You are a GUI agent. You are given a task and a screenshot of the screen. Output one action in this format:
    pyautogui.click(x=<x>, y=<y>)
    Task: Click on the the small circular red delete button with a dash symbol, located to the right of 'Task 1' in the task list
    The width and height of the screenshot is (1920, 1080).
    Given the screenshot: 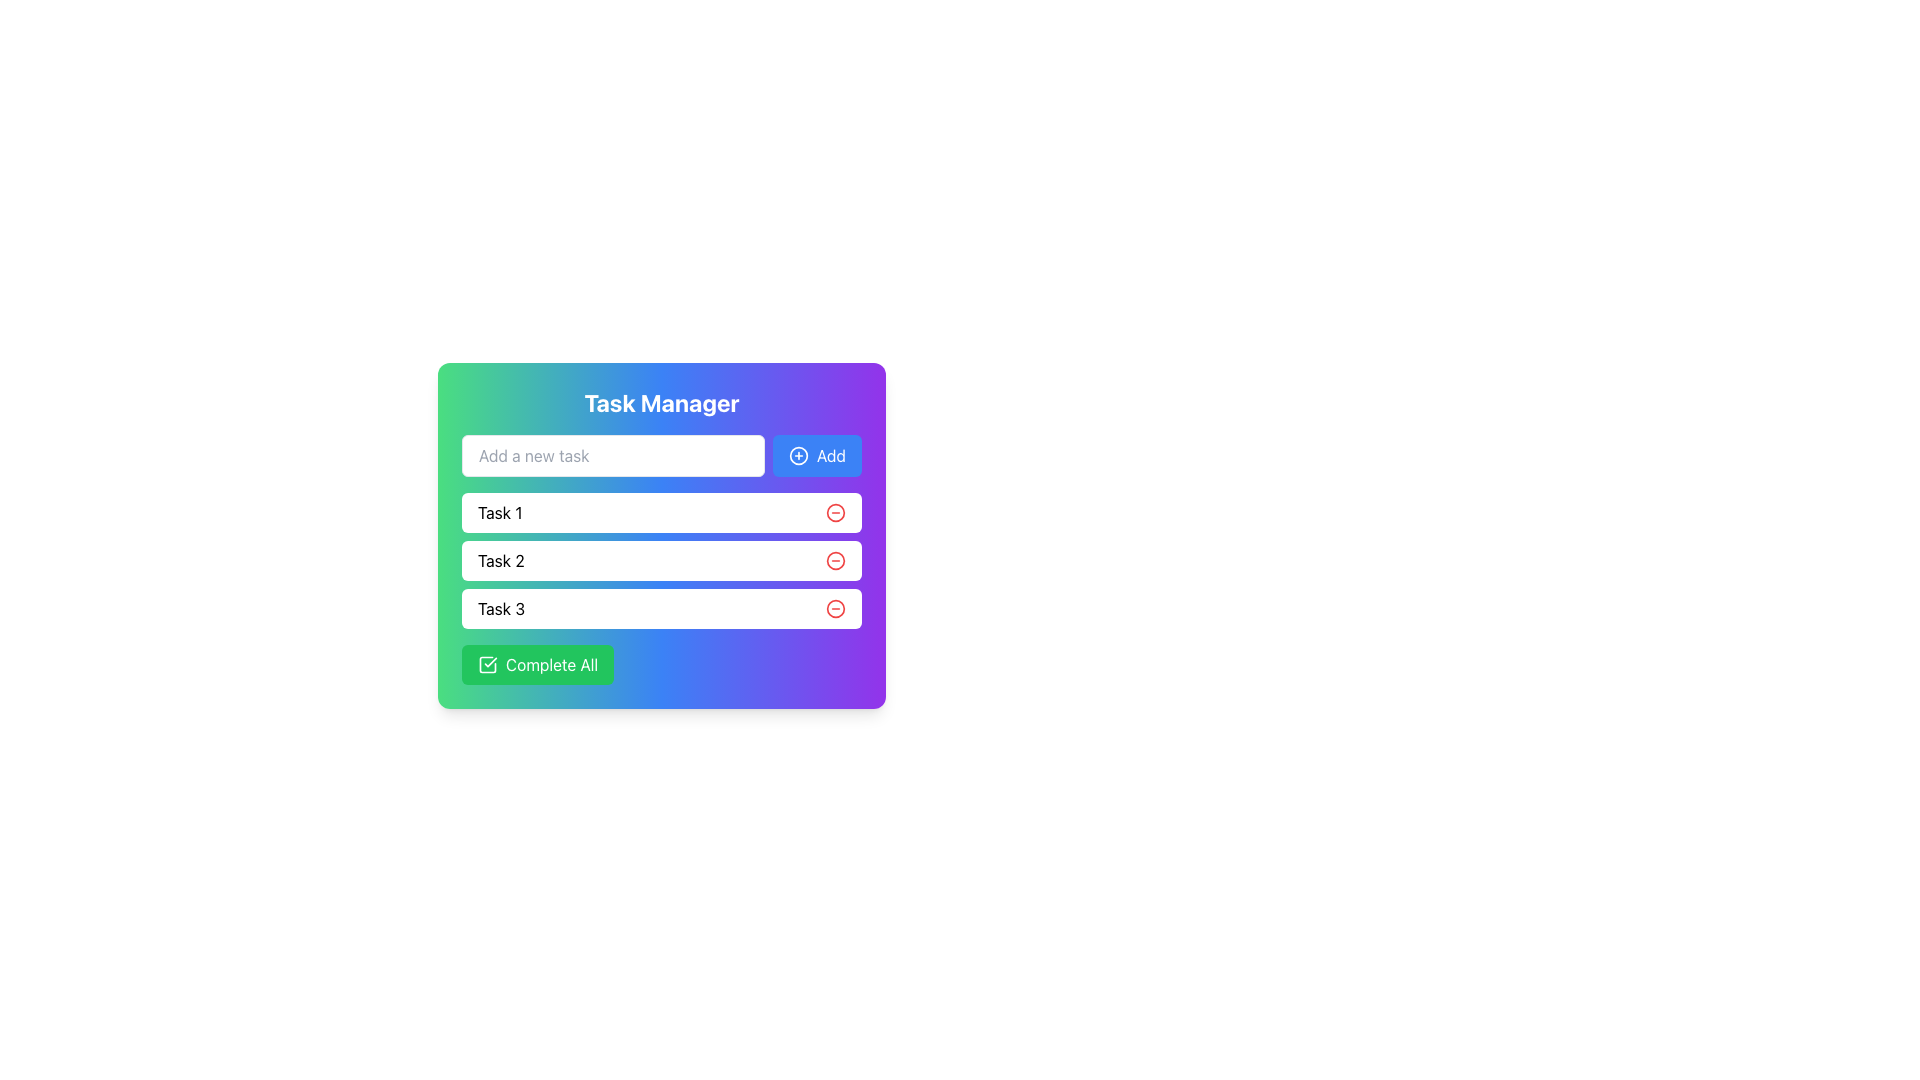 What is the action you would take?
    pyautogui.click(x=835, y=512)
    